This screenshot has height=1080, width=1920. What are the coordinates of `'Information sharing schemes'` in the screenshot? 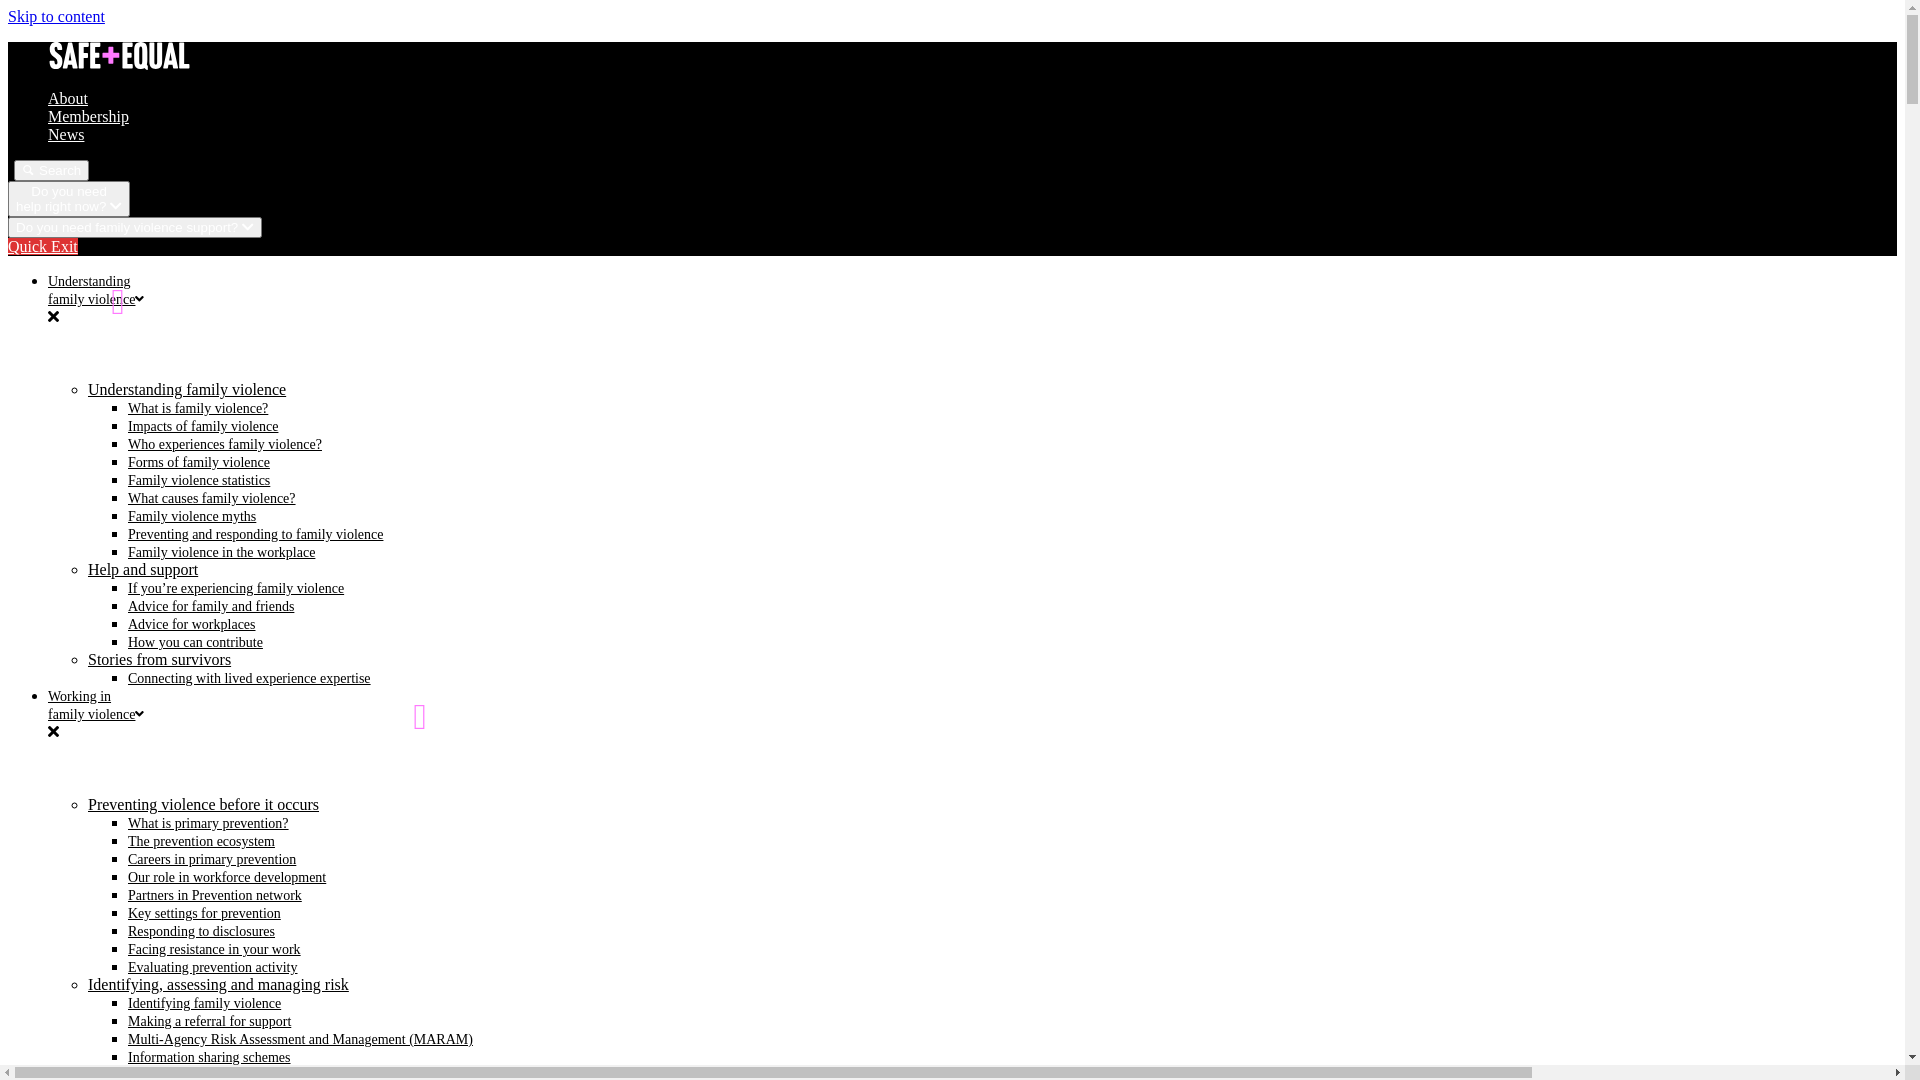 It's located at (209, 1056).